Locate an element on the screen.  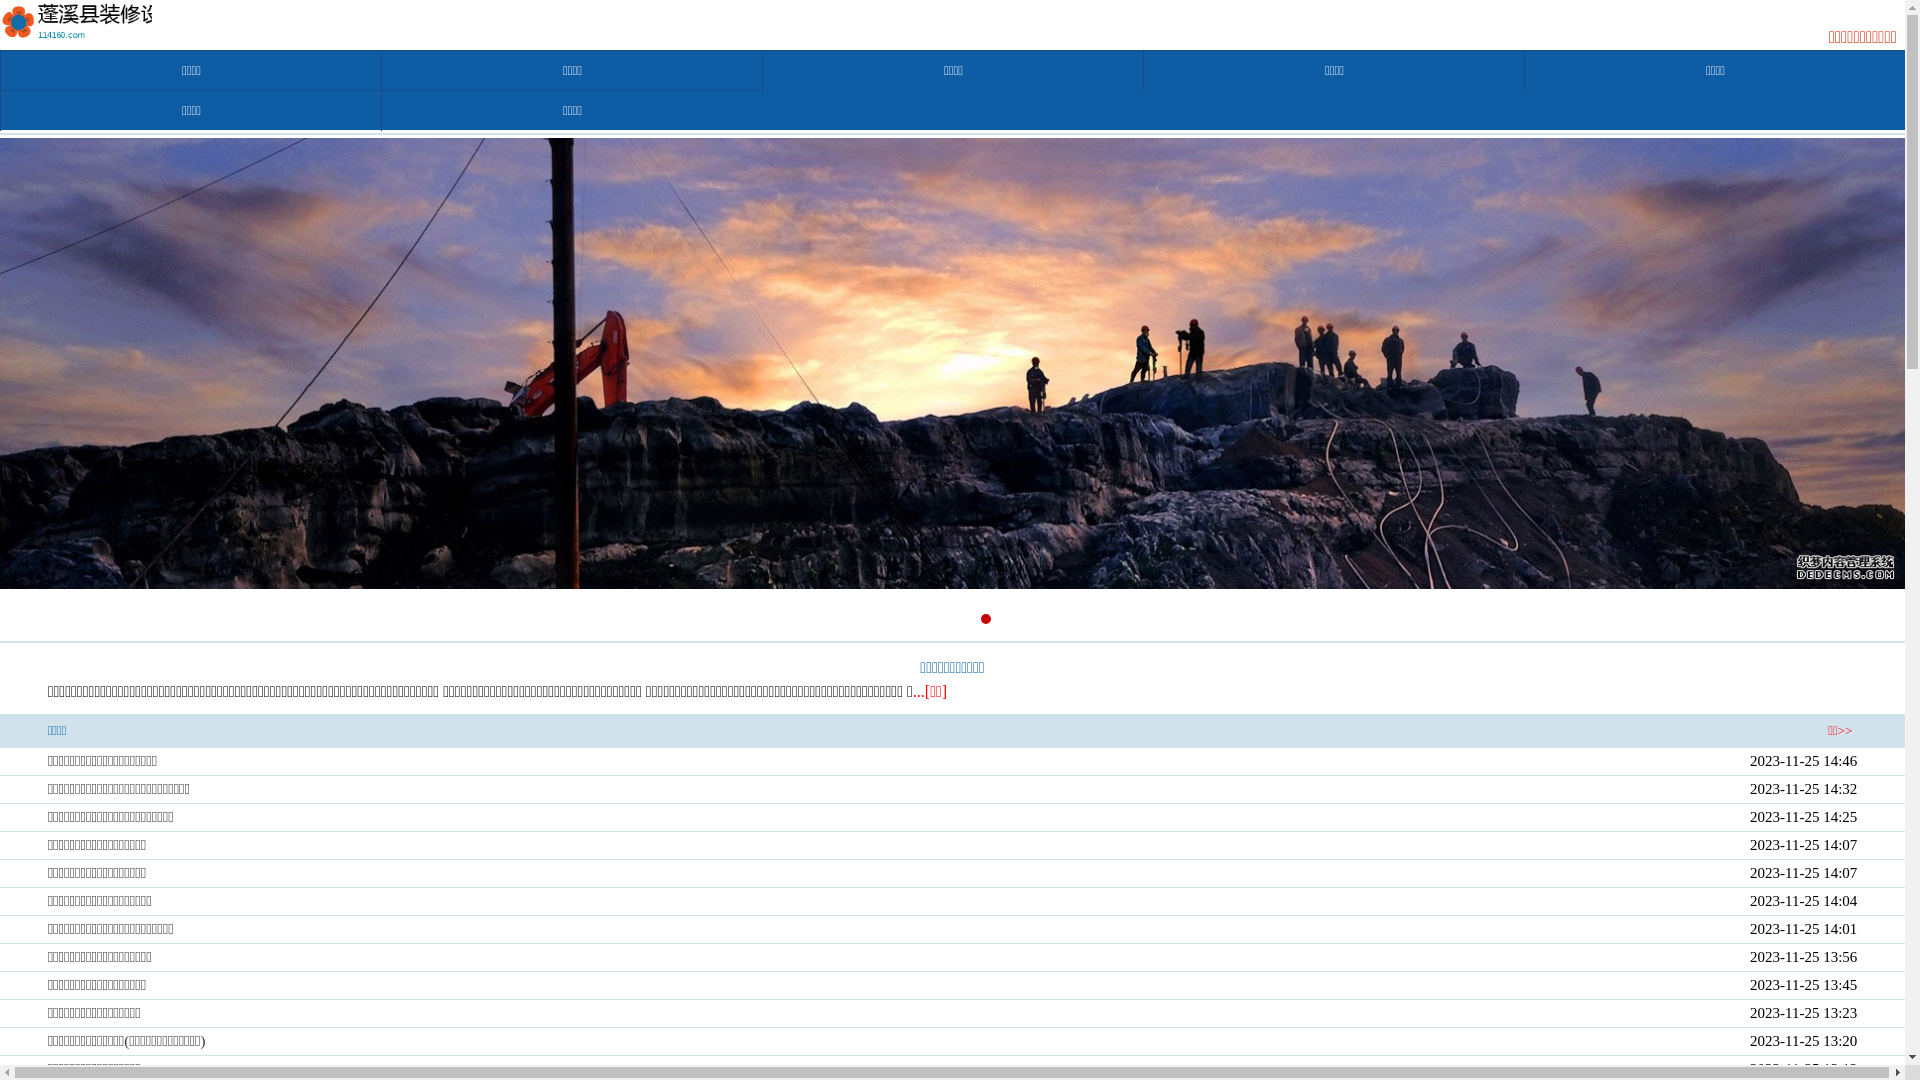
'1' is located at coordinates (917, 617).